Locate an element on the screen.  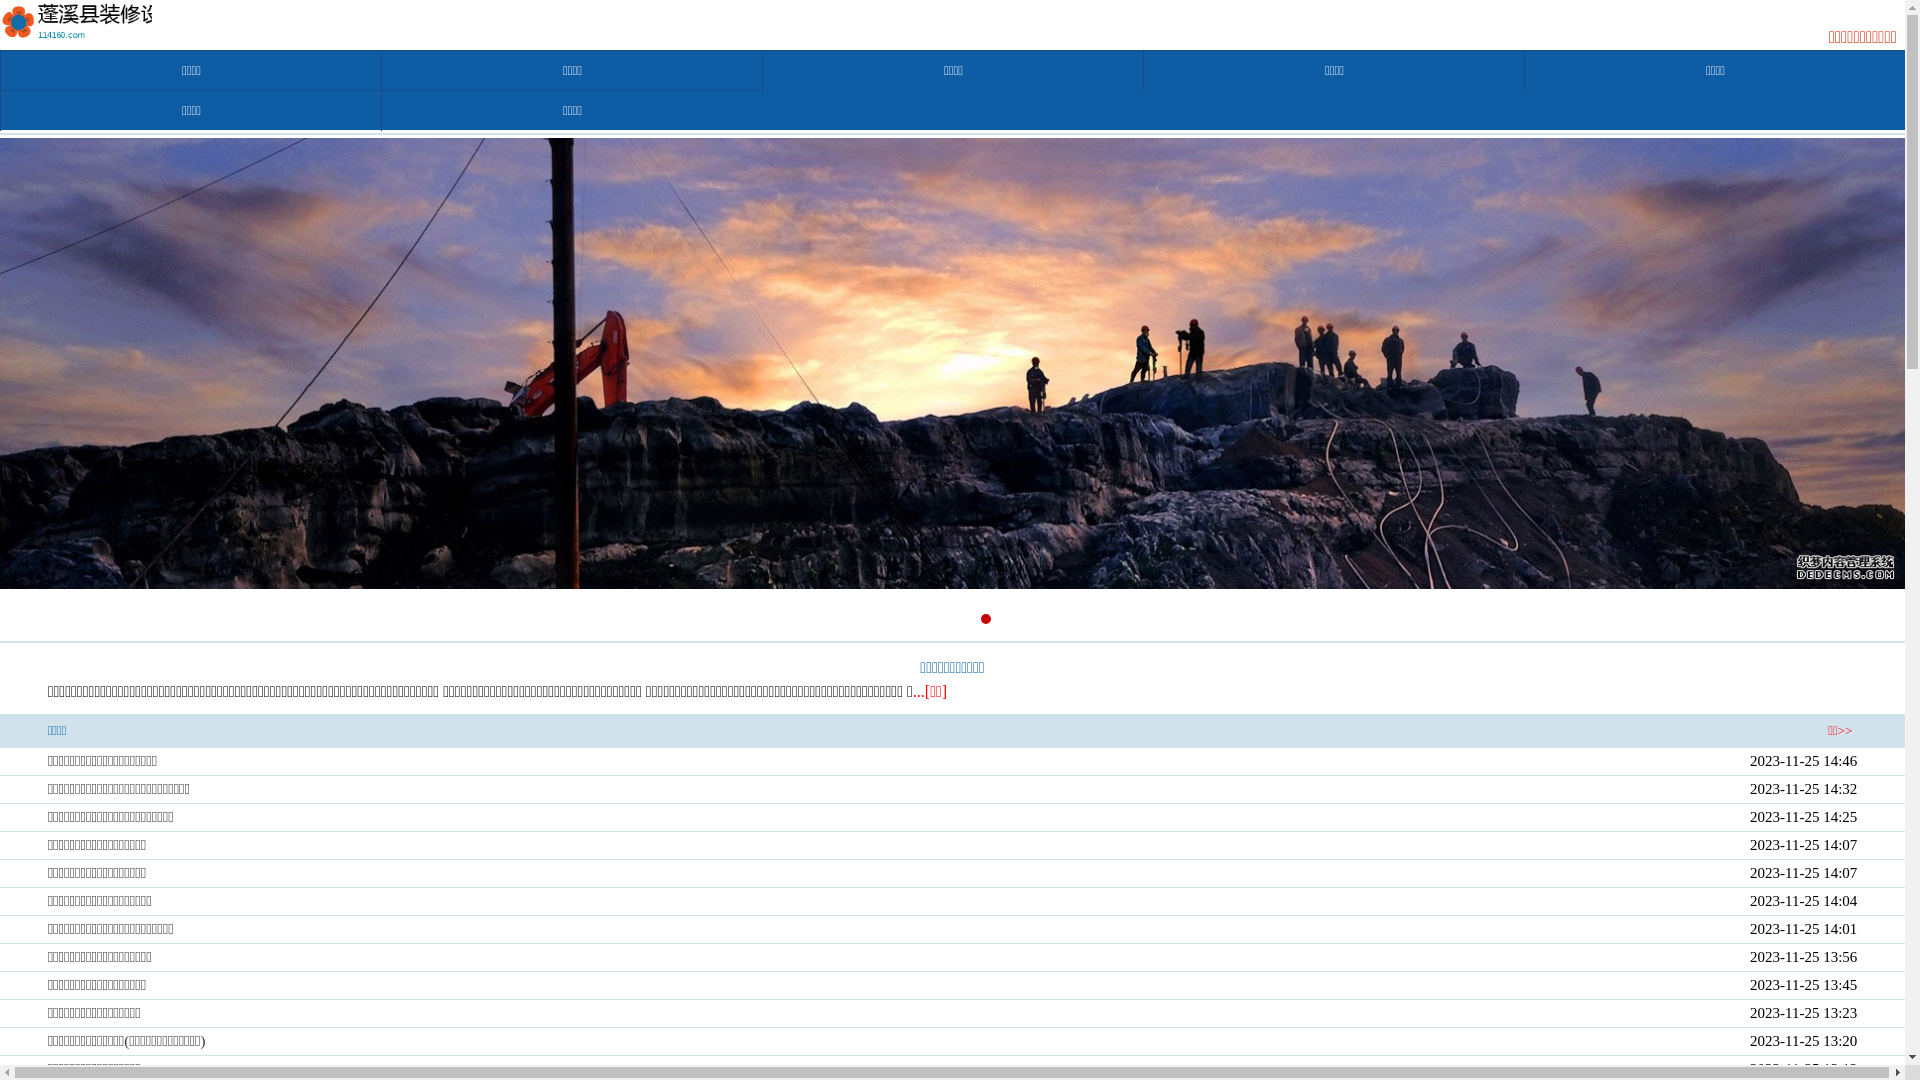
'1' is located at coordinates (917, 617).